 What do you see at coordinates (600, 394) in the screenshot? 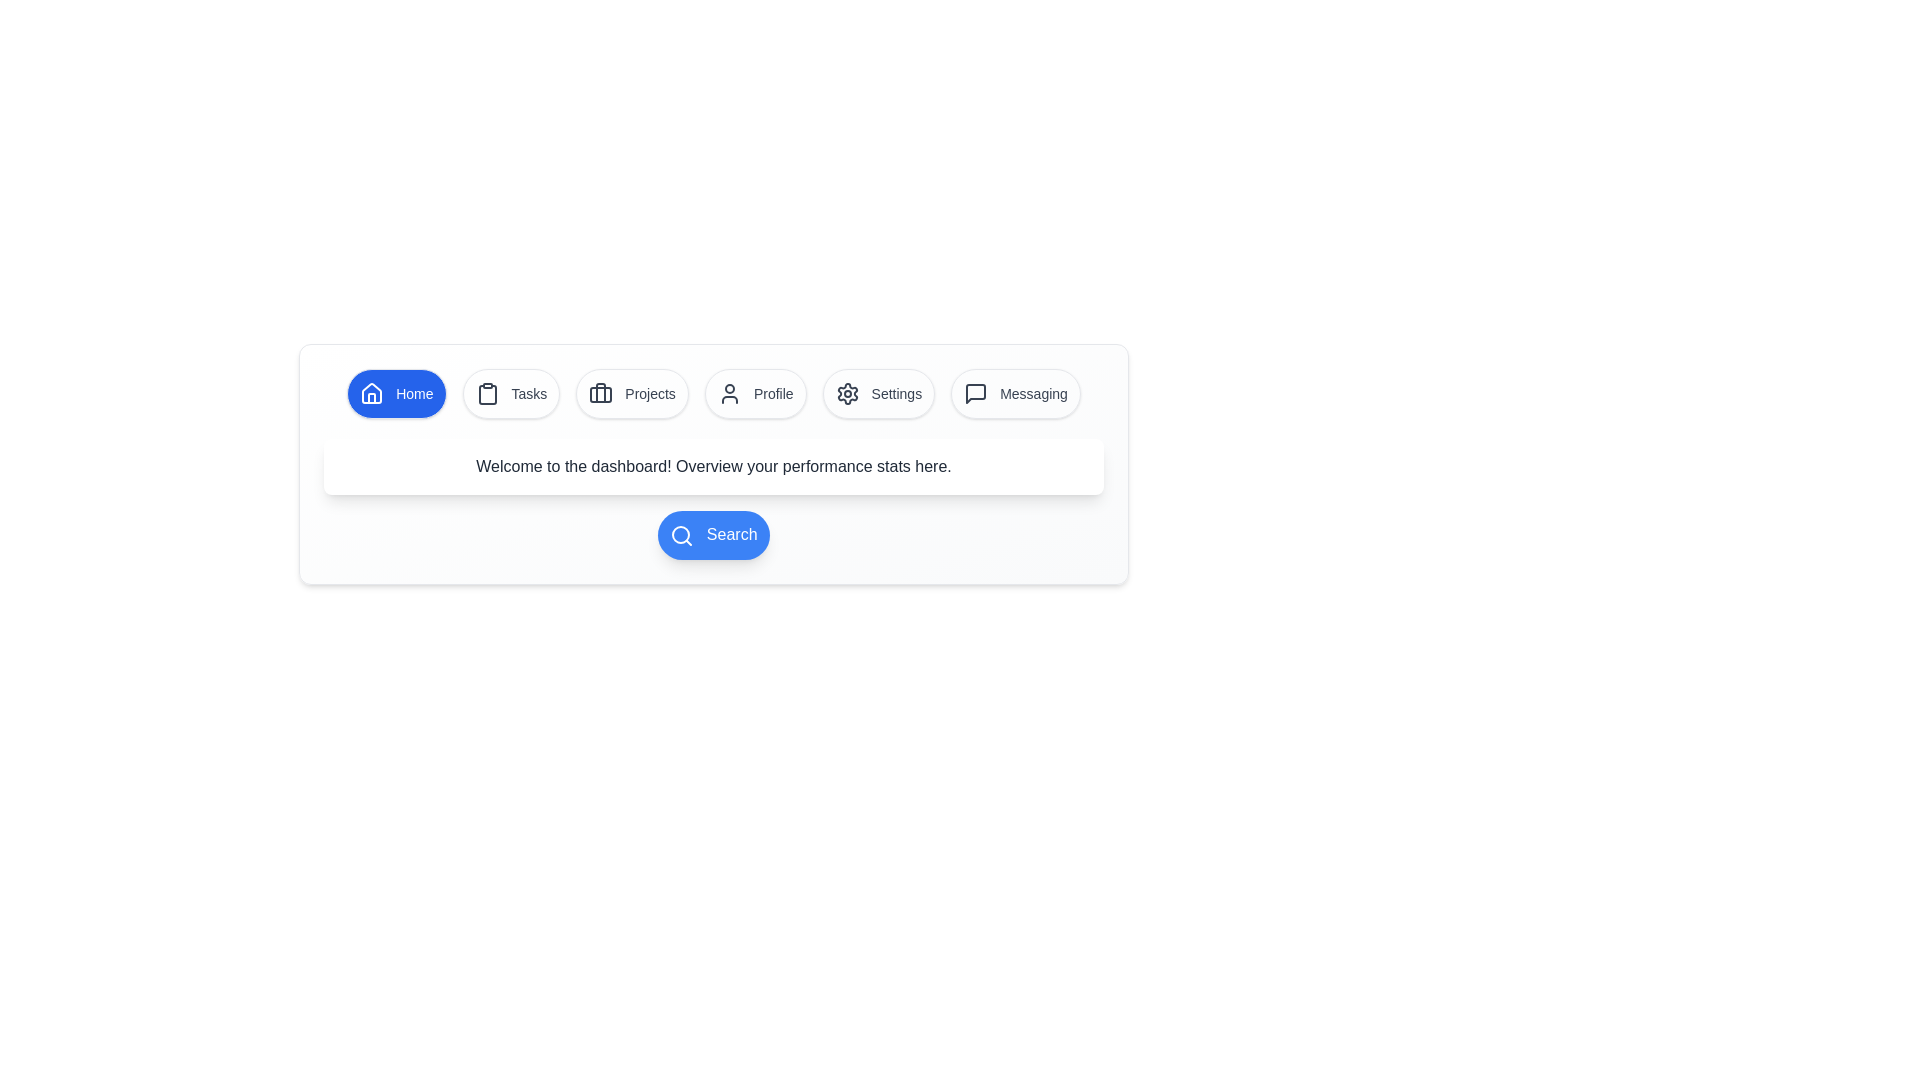
I see `the styled rectangular SVG component representing the 'Projects' section within the briefcase icon in the navigation menu` at bounding box center [600, 394].